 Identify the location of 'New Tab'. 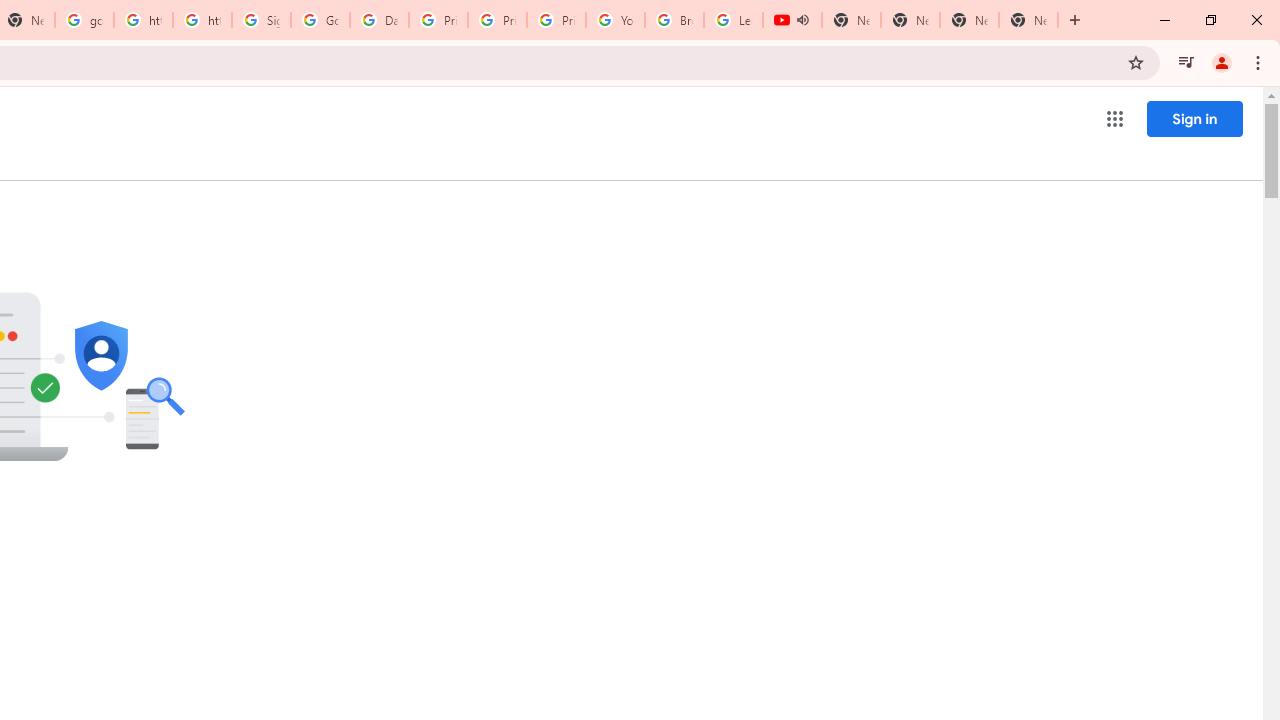
(1028, 20).